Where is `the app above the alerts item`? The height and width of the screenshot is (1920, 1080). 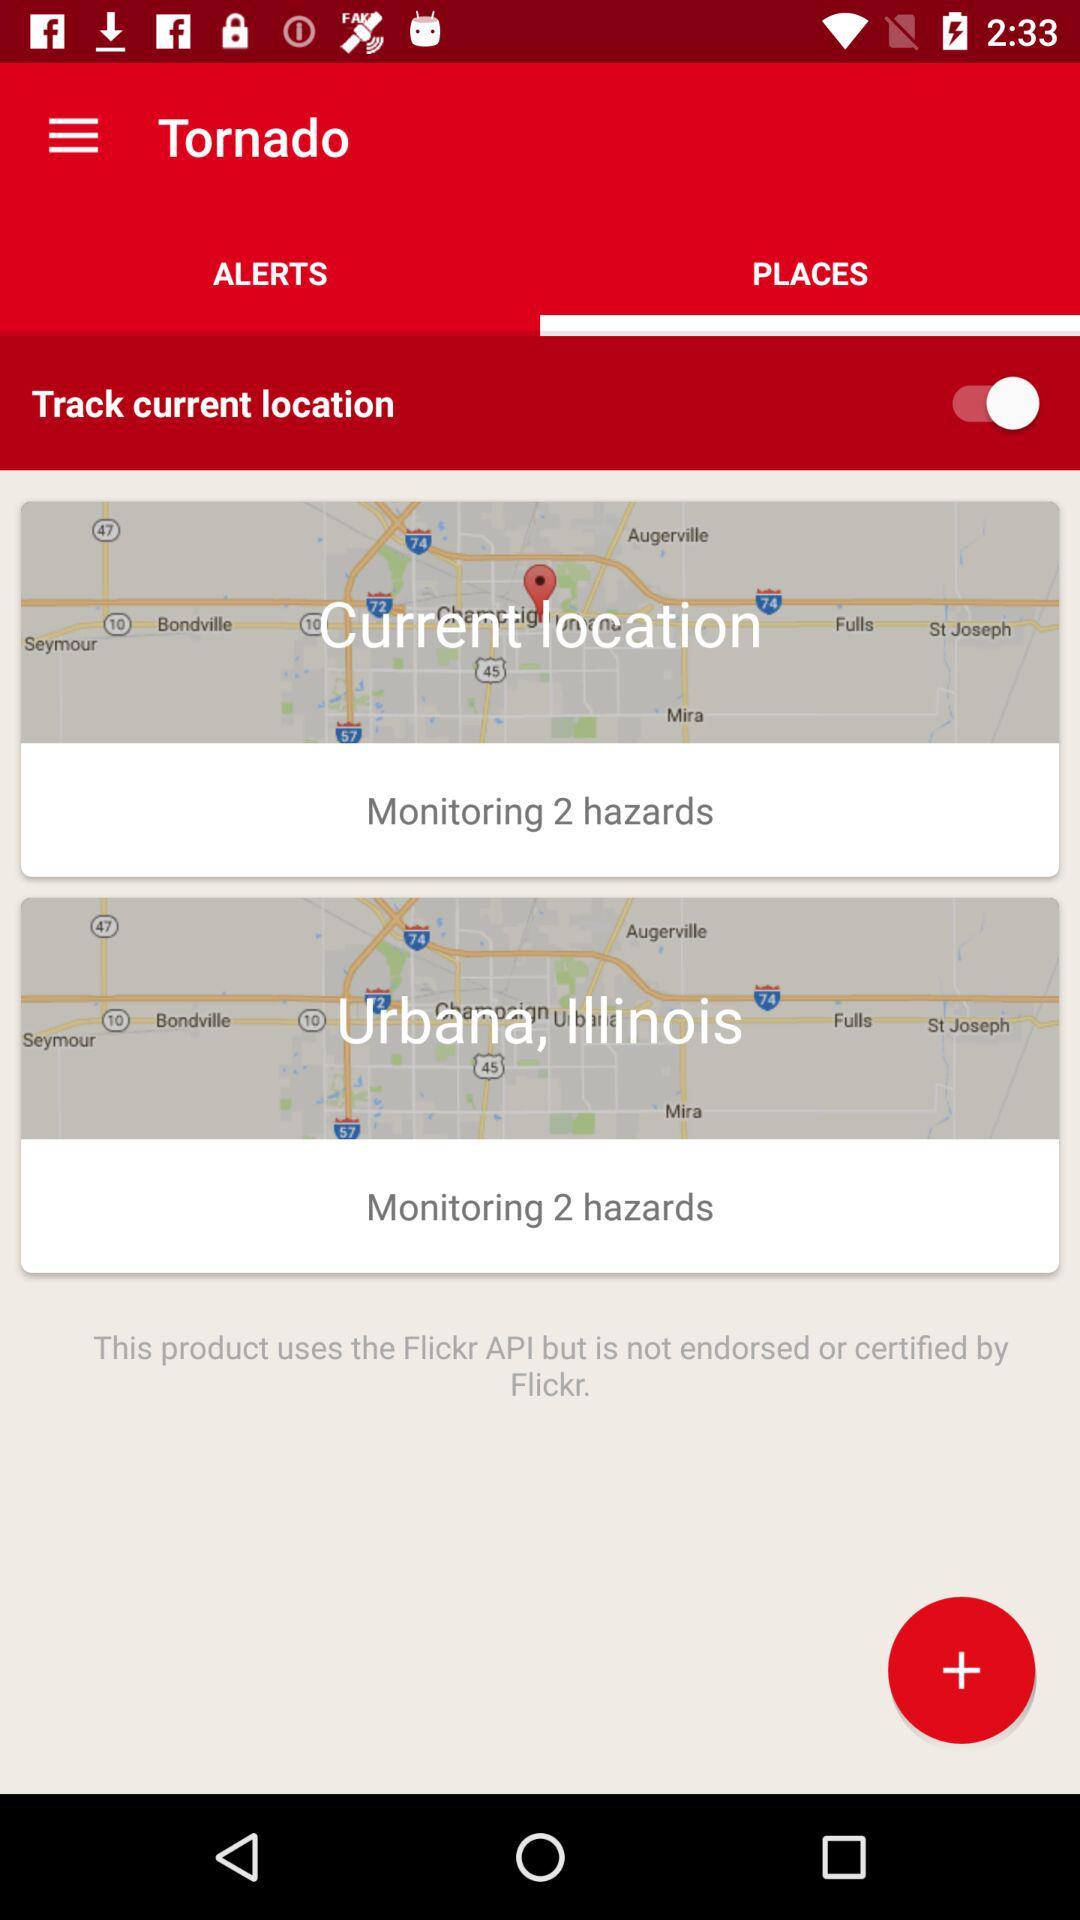 the app above the alerts item is located at coordinates (72, 135).